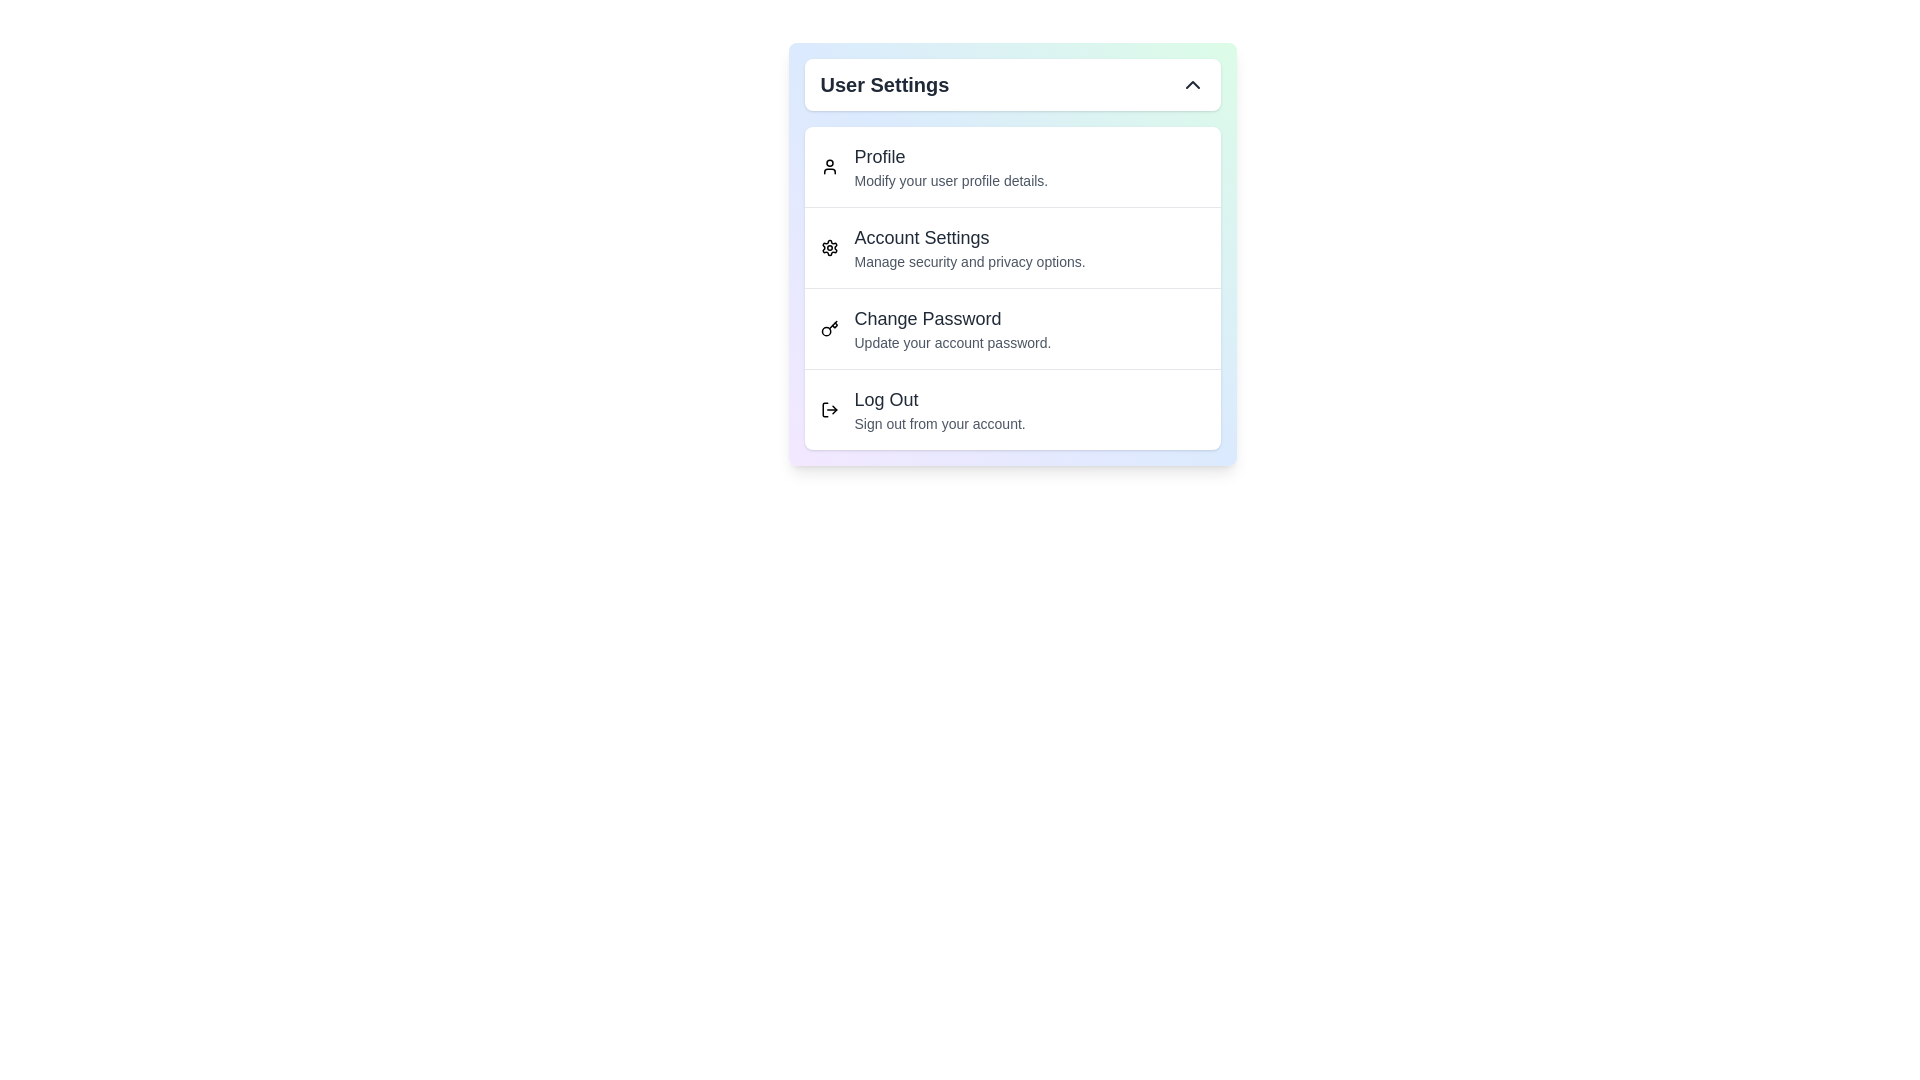  I want to click on the menu option Log Out, so click(1012, 408).